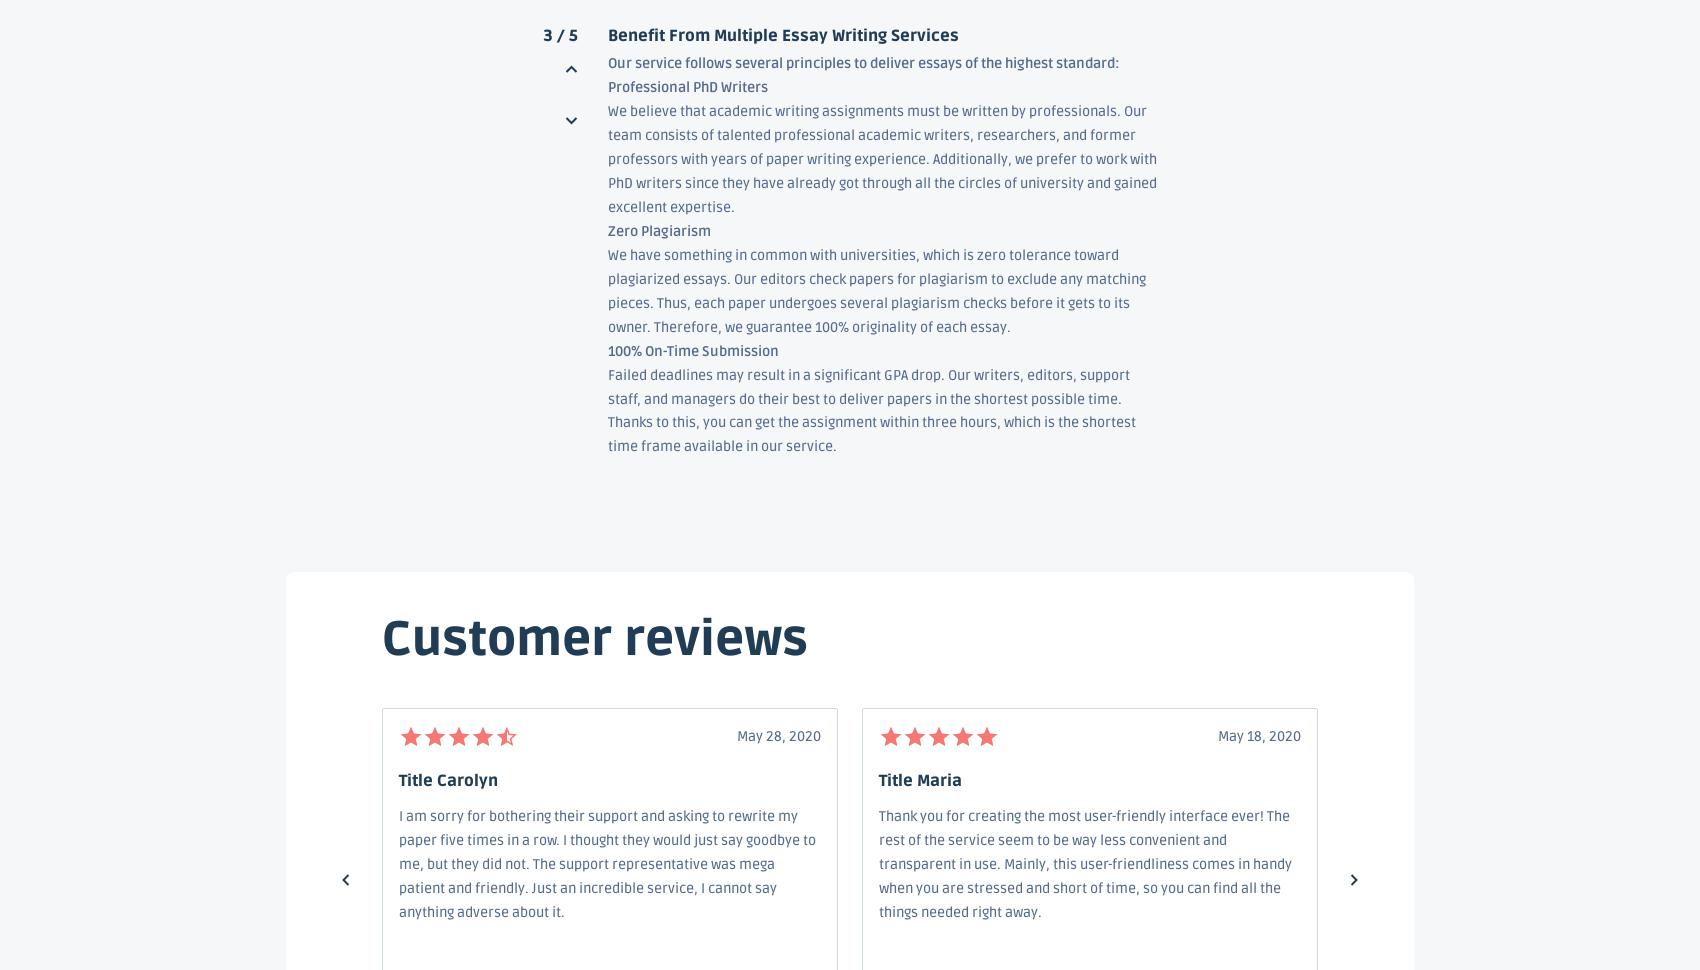  I want to click on 'Once you place your order, we will allocate it to a writer immediately. Rest assured that your task performer has relevant experience in your discipline.', so click(871, 786).